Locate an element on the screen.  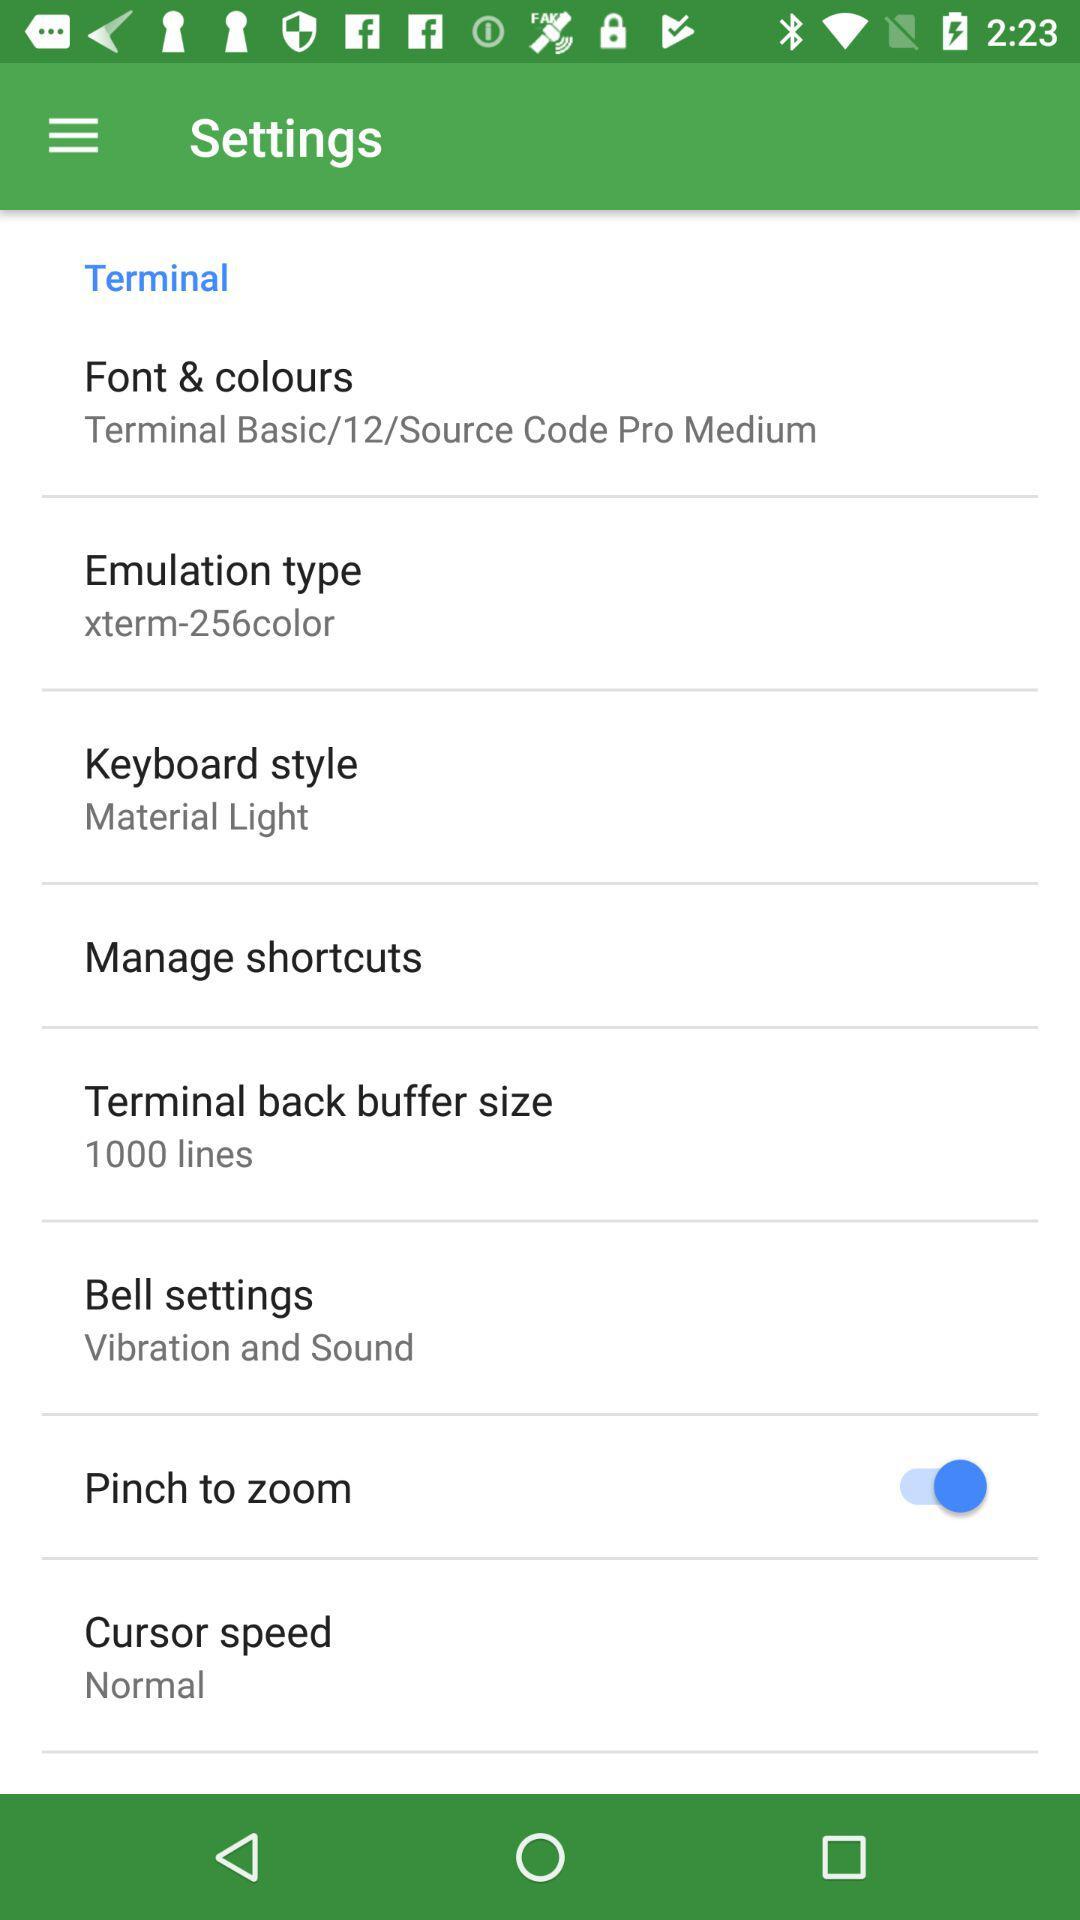
item below the terminal back buffer icon is located at coordinates (167, 1152).